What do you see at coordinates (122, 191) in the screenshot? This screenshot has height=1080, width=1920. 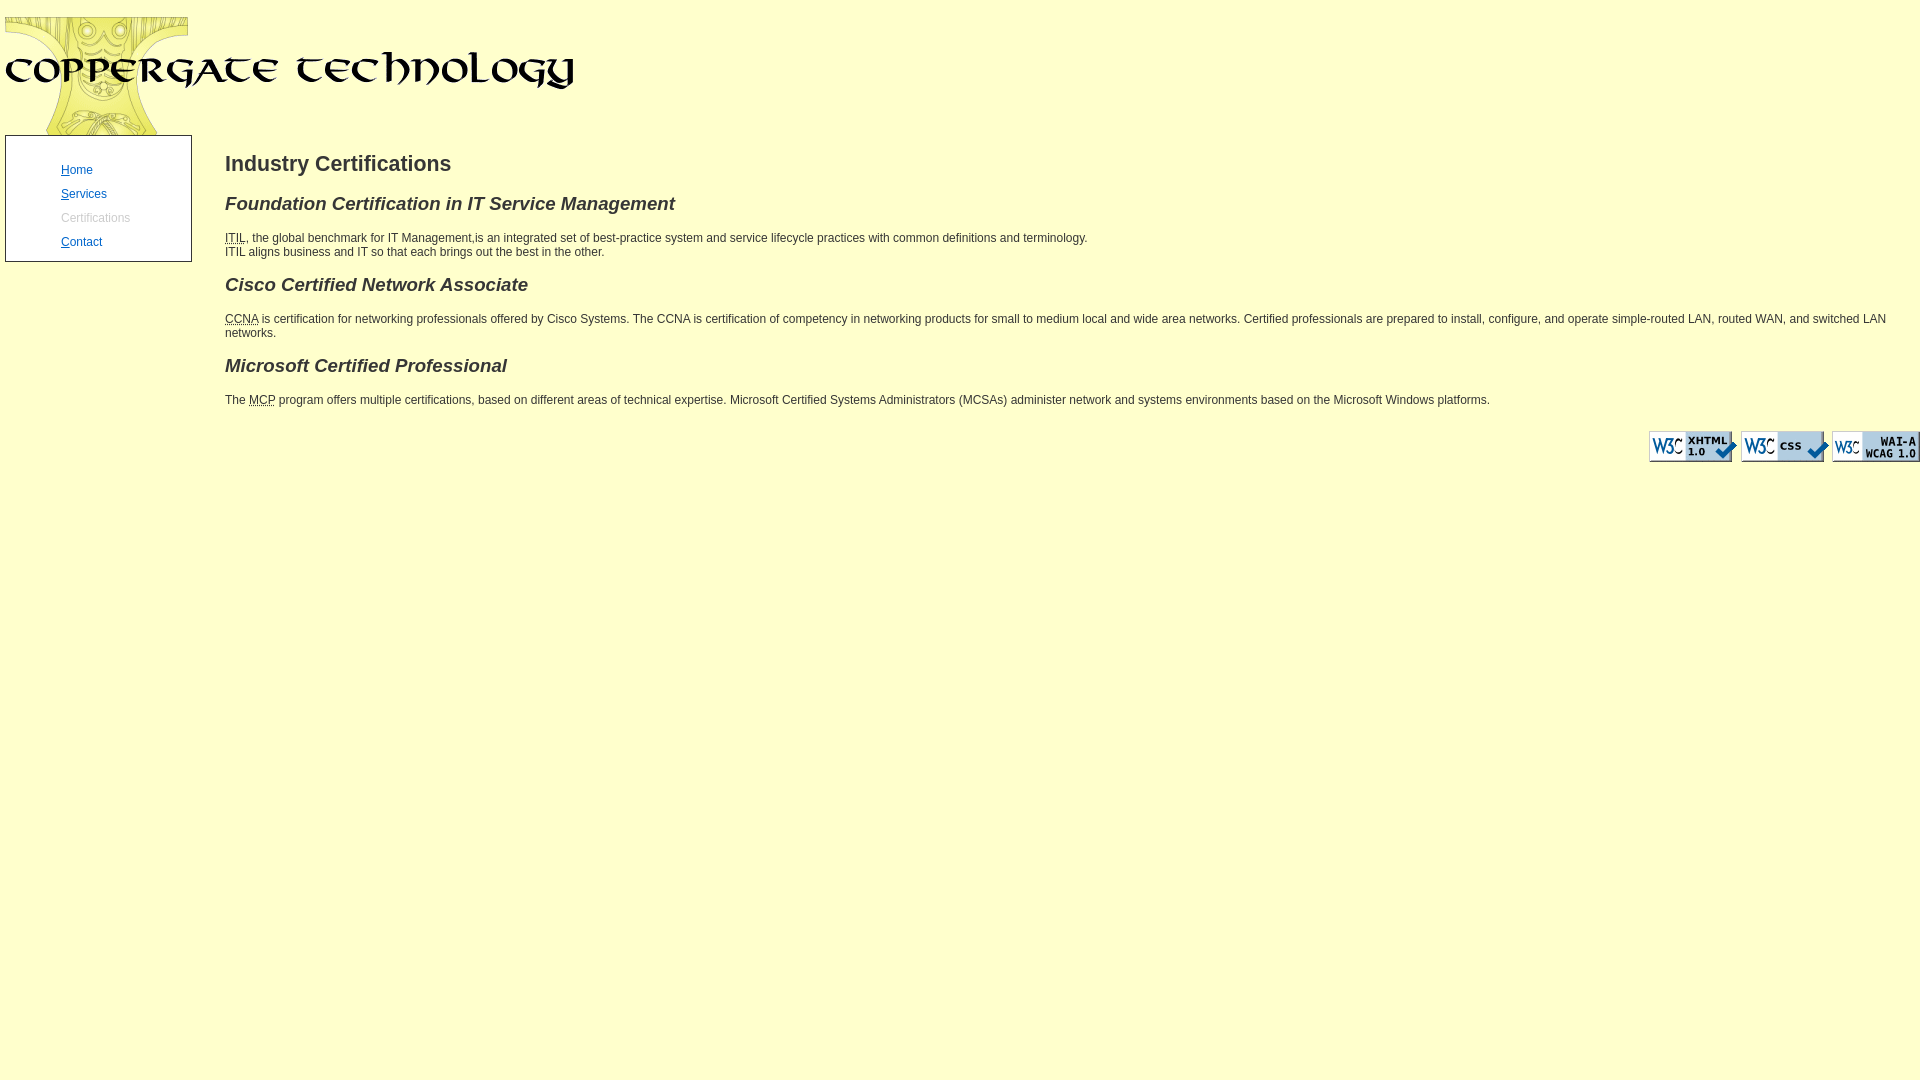 I see `'Services'` at bounding box center [122, 191].